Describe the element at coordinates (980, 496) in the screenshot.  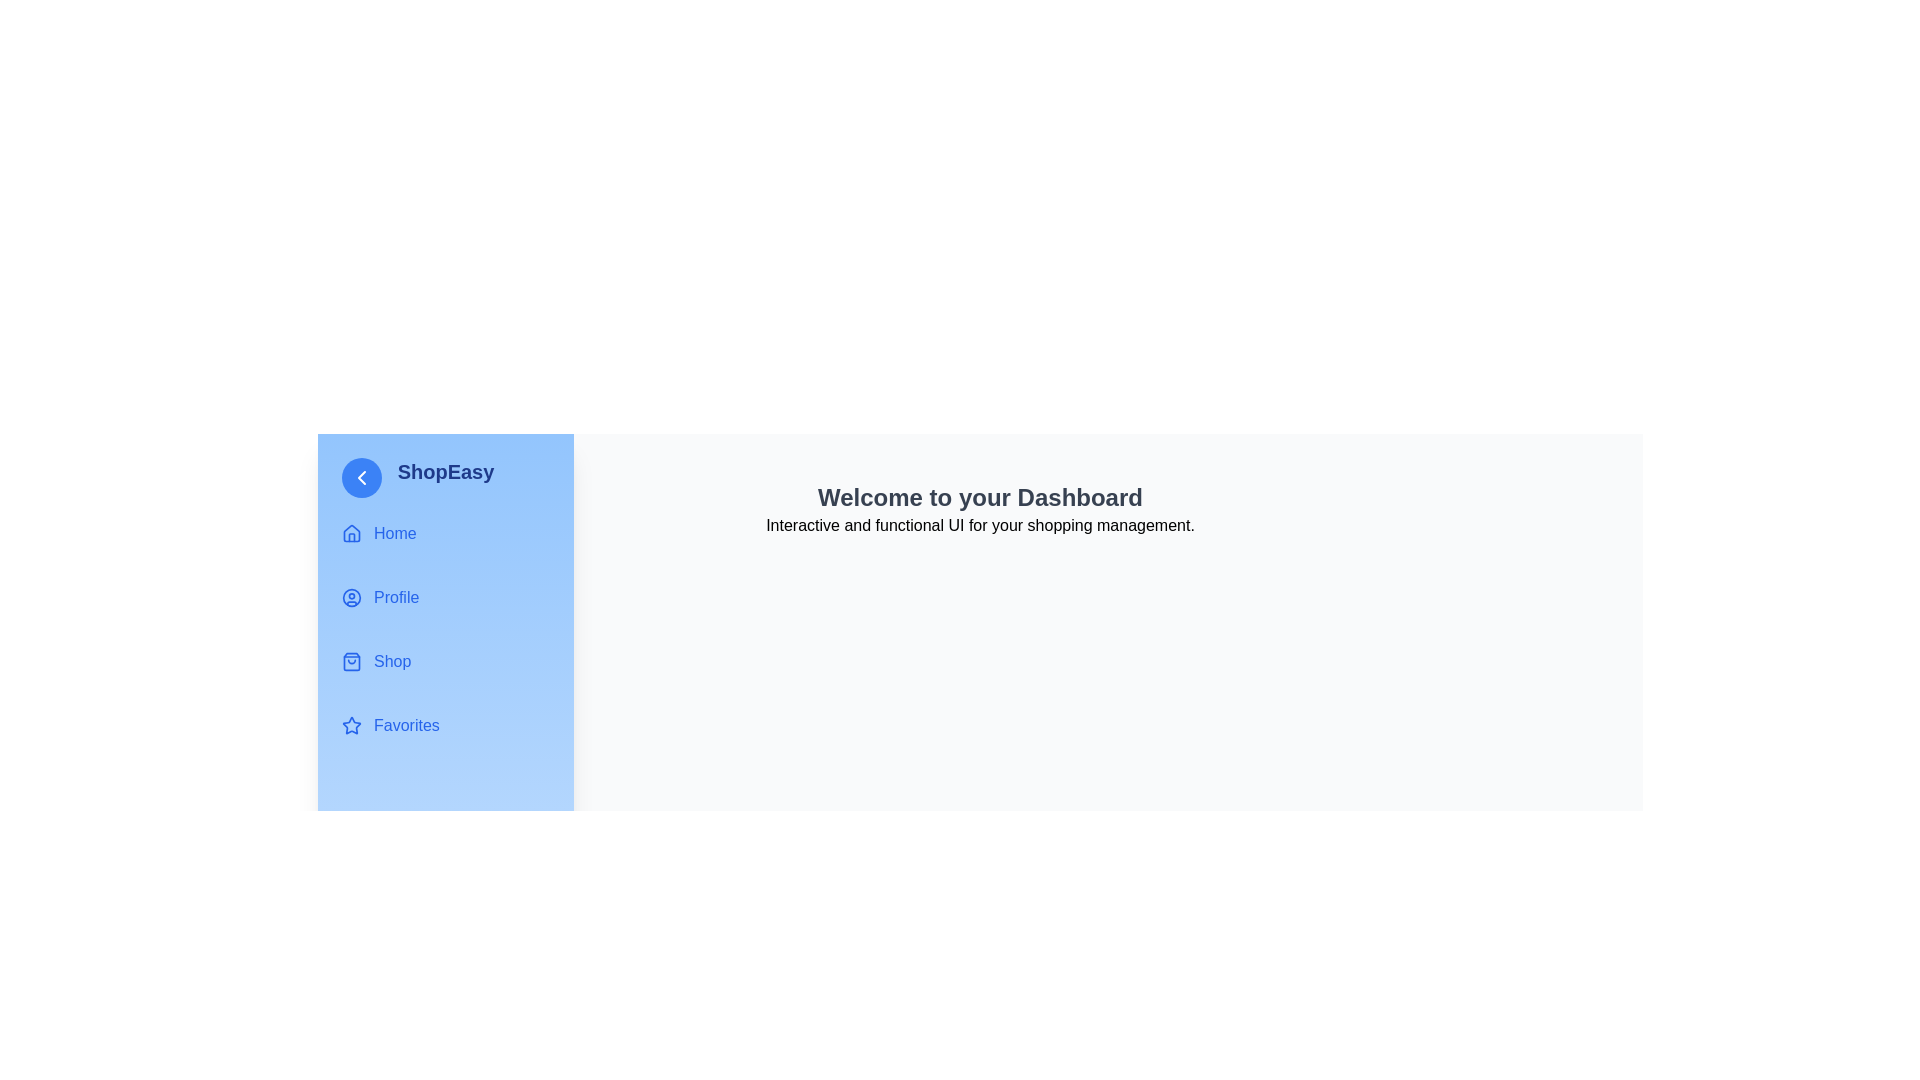
I see `the header text element that welcomes the user to their dashboard and sets the context for the content below it` at that location.